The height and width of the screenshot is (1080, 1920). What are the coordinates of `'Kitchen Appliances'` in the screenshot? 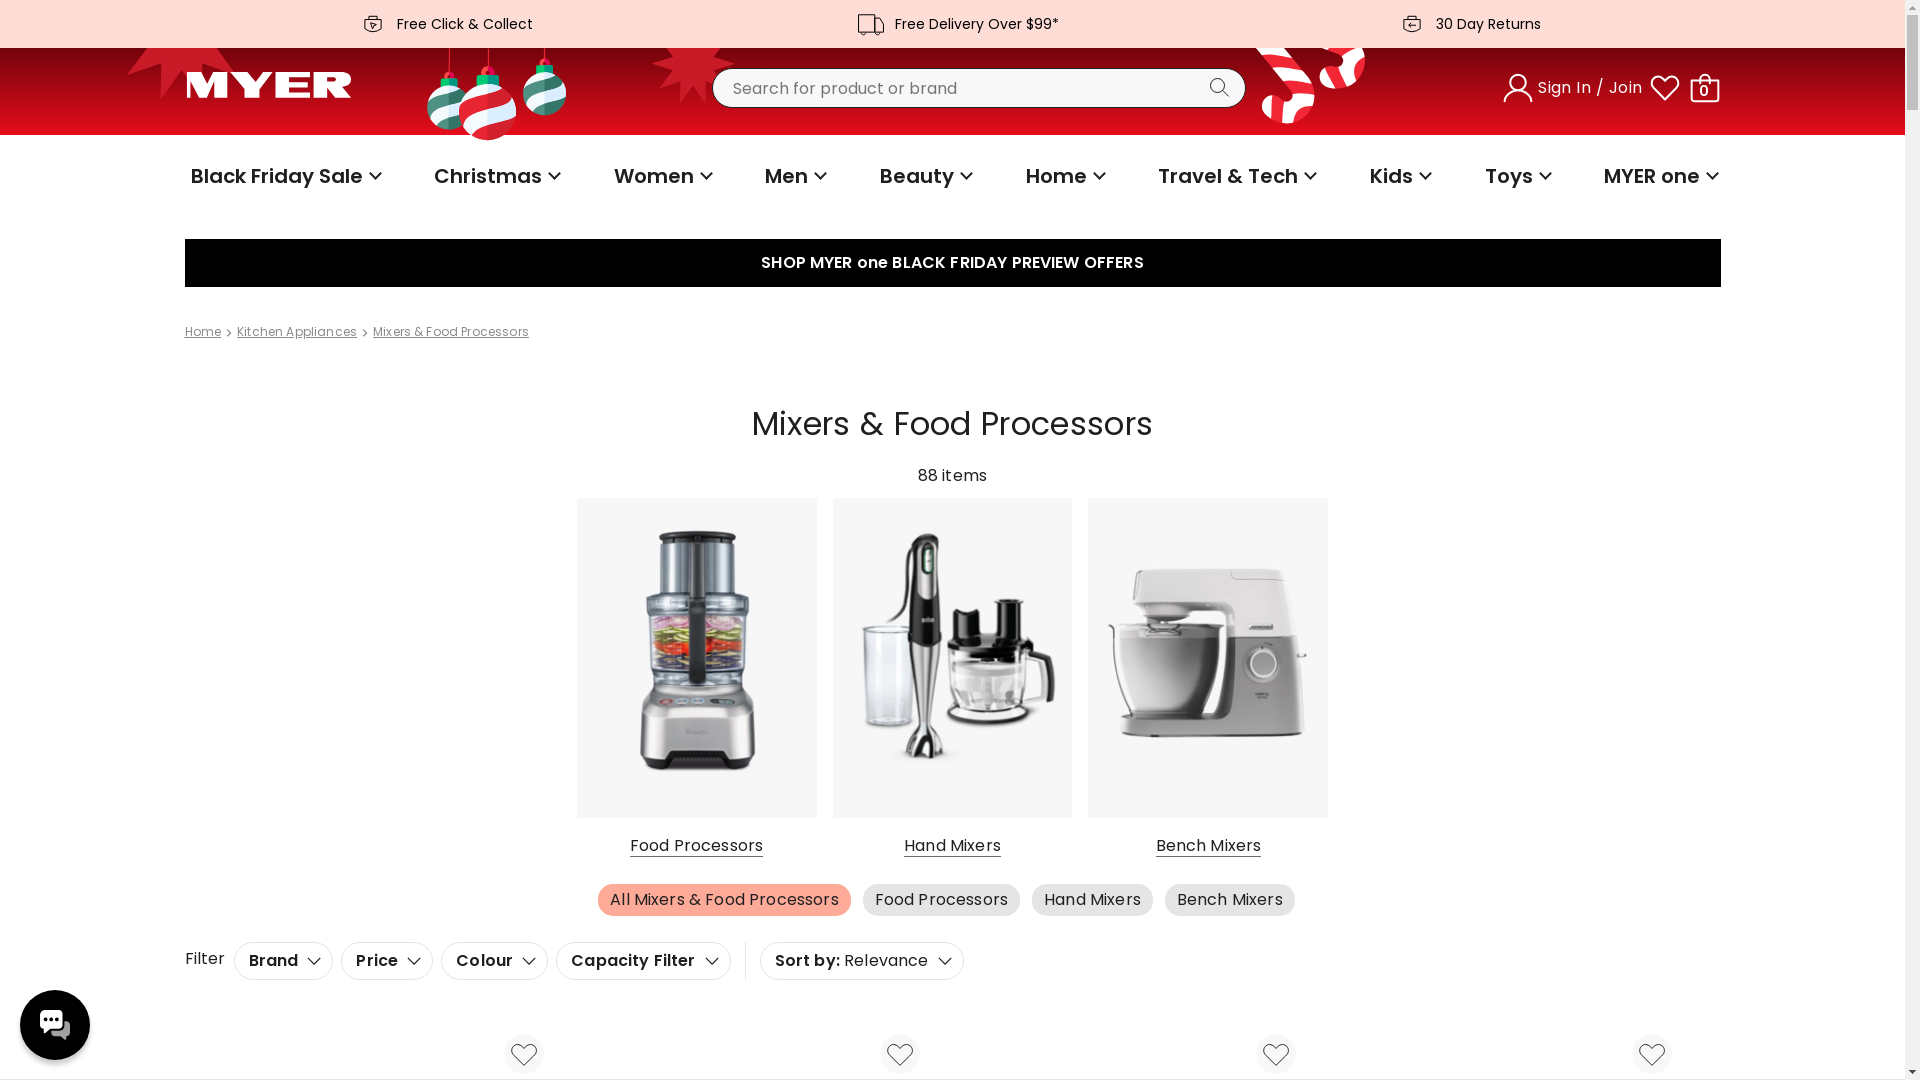 It's located at (296, 330).